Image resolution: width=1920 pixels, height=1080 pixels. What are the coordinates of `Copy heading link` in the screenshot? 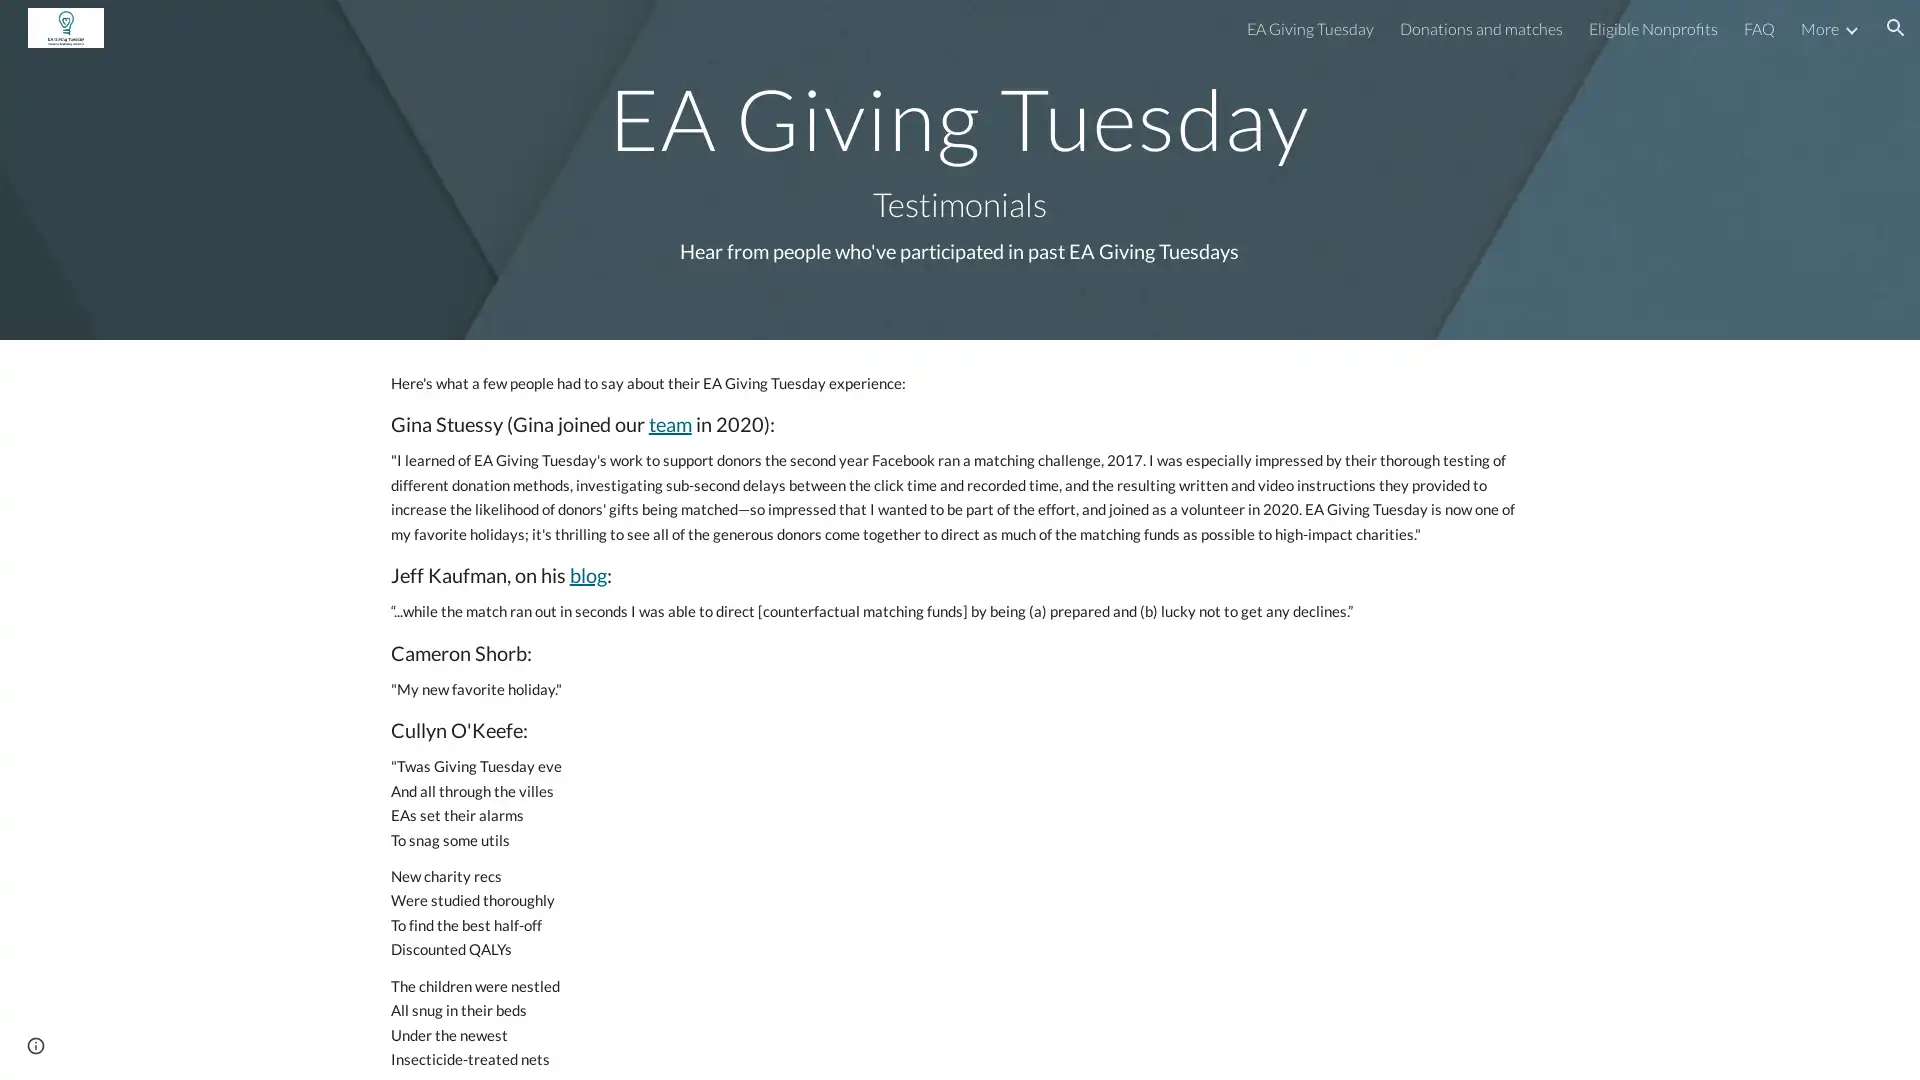 It's located at (557, 652).